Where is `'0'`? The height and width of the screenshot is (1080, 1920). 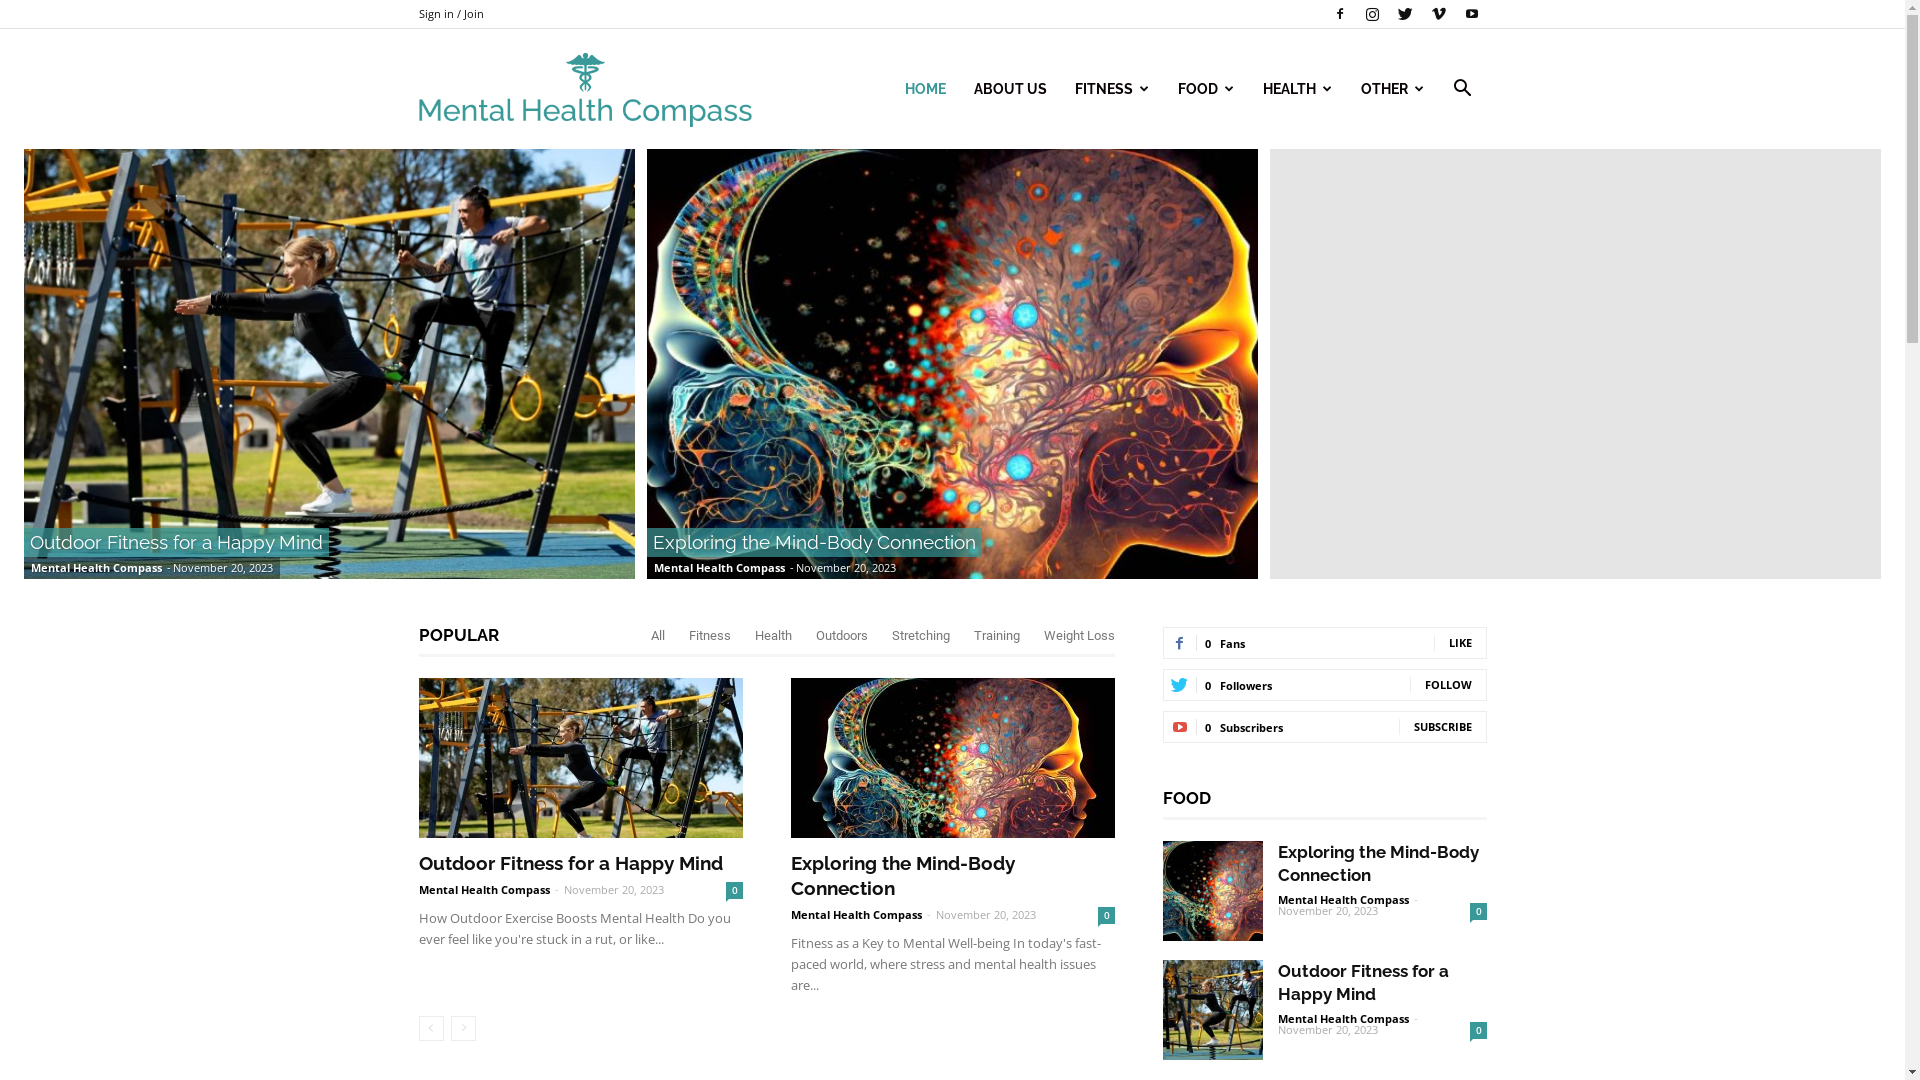
'0' is located at coordinates (724, 889).